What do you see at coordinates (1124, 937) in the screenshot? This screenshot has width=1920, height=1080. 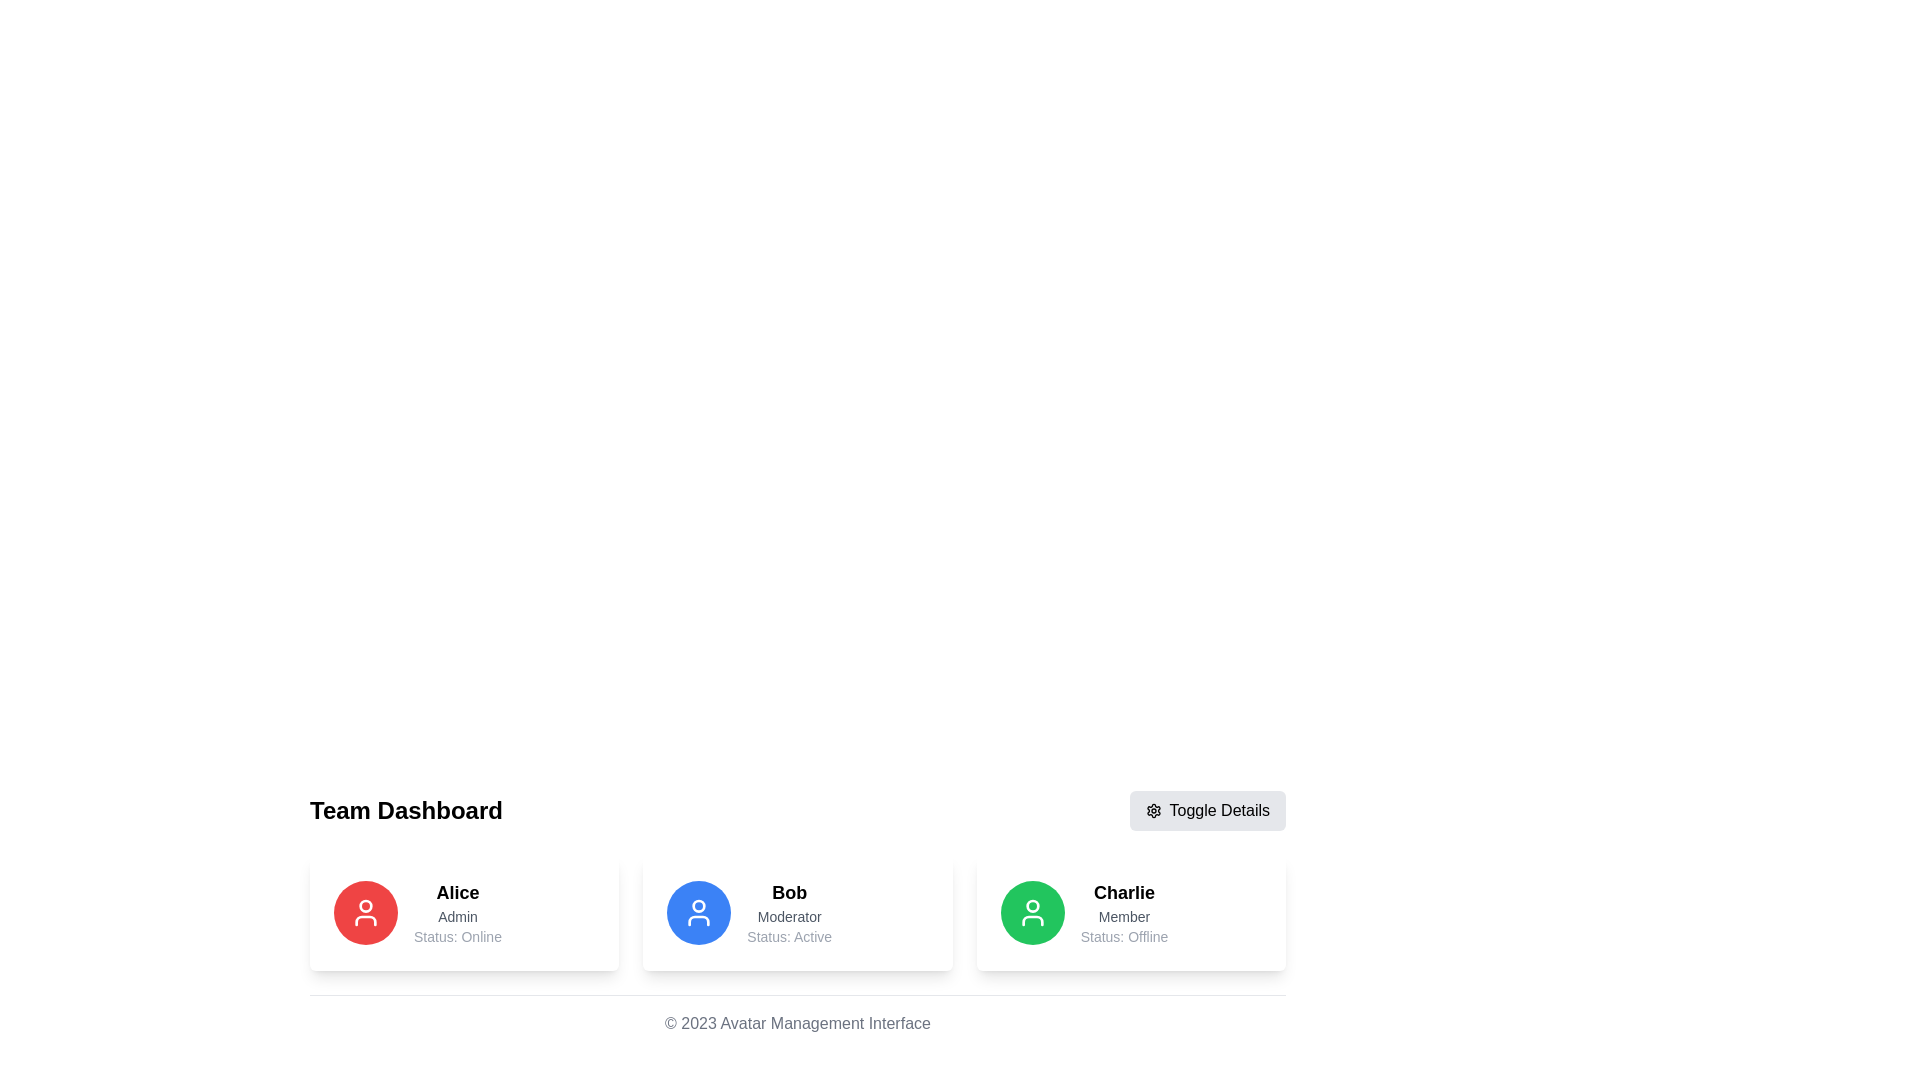 I see `the text label indicating the online status of user 'Charlie', which shows that he is currently offline. This label is located within the 'Charlie Member' card, beneath the 'Member' text` at bounding box center [1124, 937].